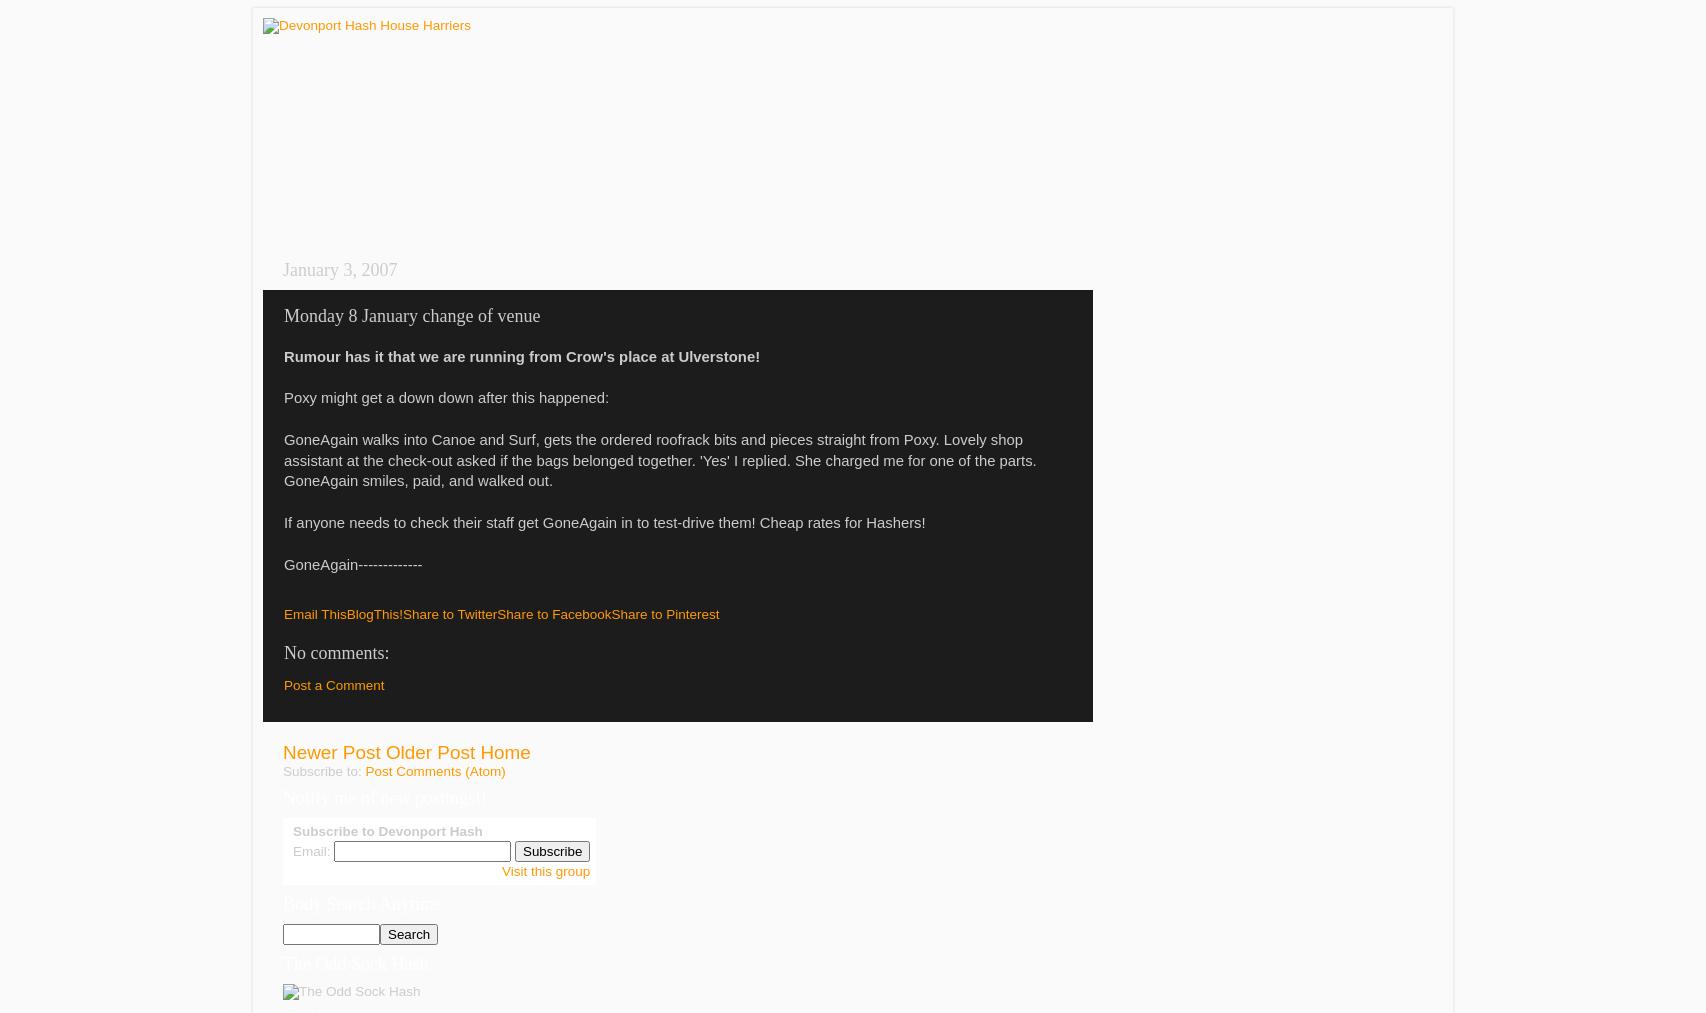 The height and width of the screenshot is (1013, 1706). Describe the element at coordinates (663, 612) in the screenshot. I see `'Share to Pinterest'` at that location.